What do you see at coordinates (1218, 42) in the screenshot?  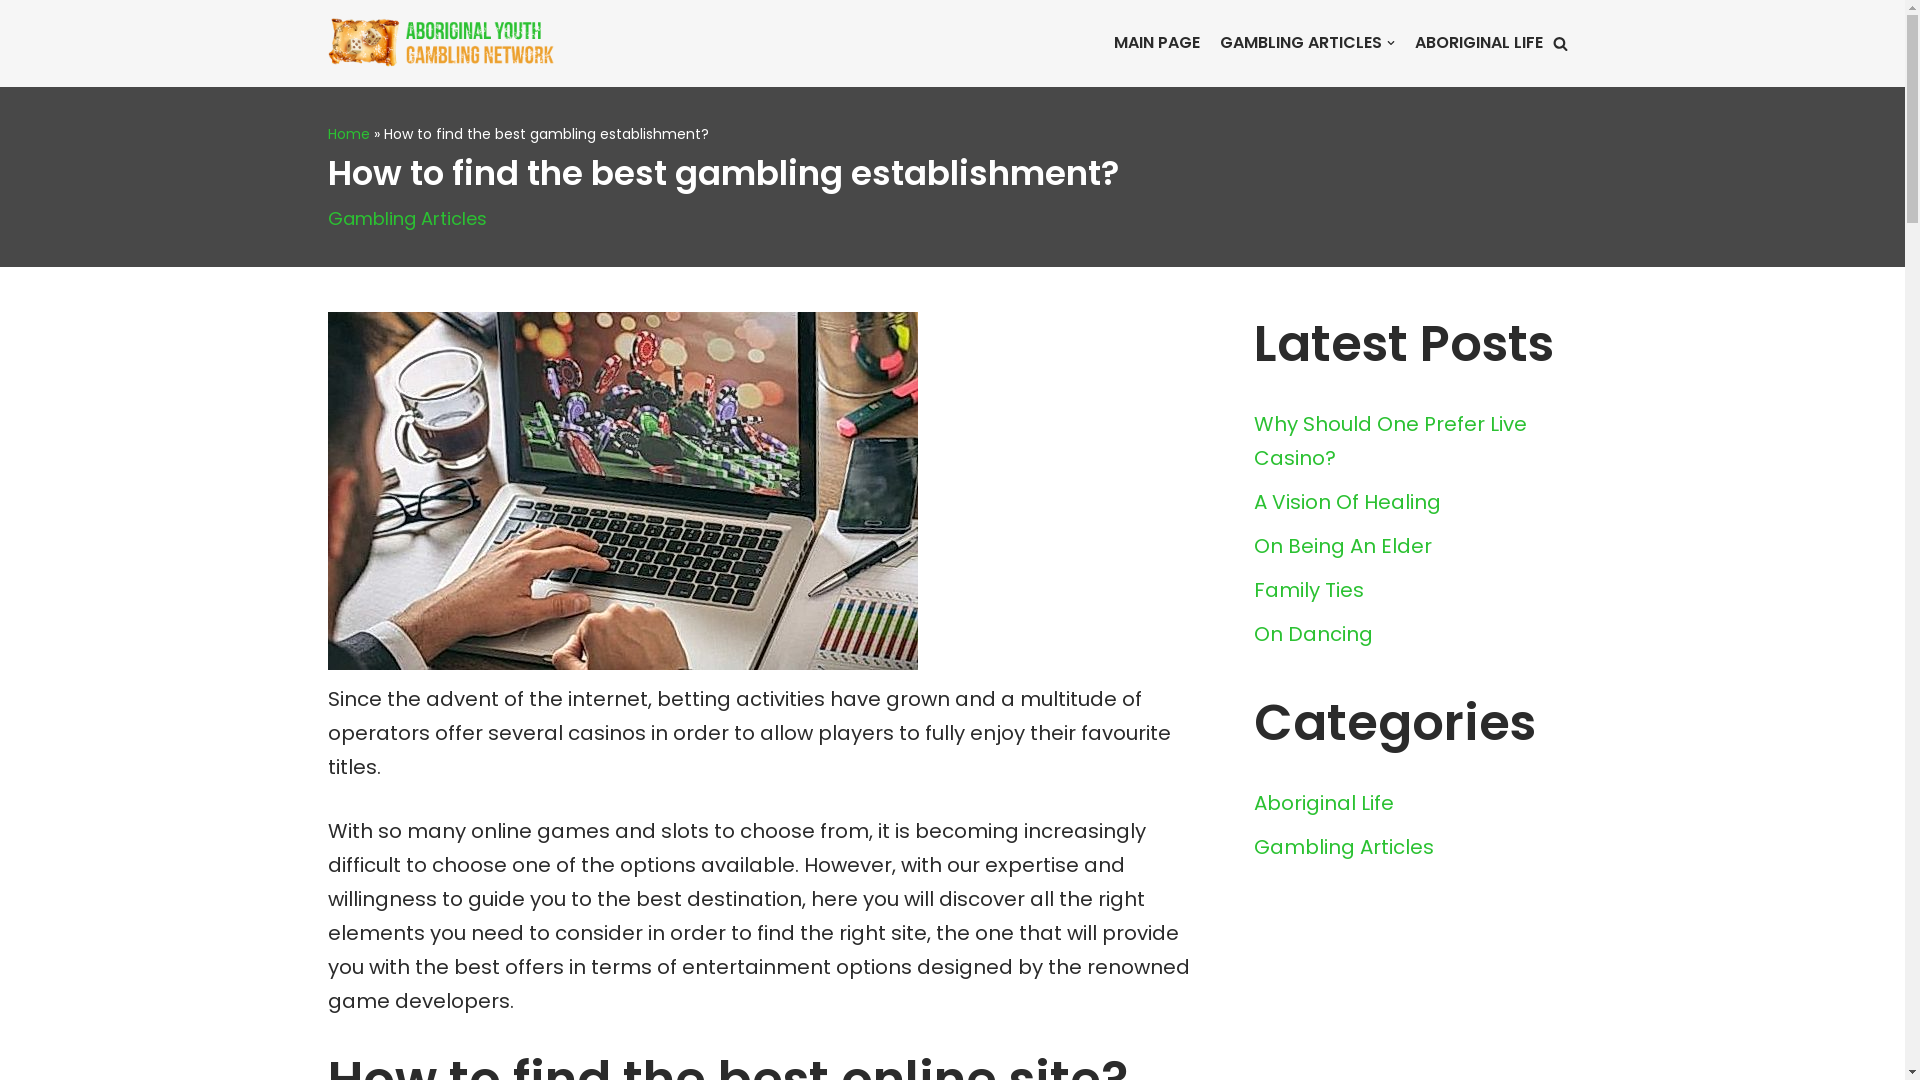 I see `'GAMBLING ARTICLES'` at bounding box center [1218, 42].